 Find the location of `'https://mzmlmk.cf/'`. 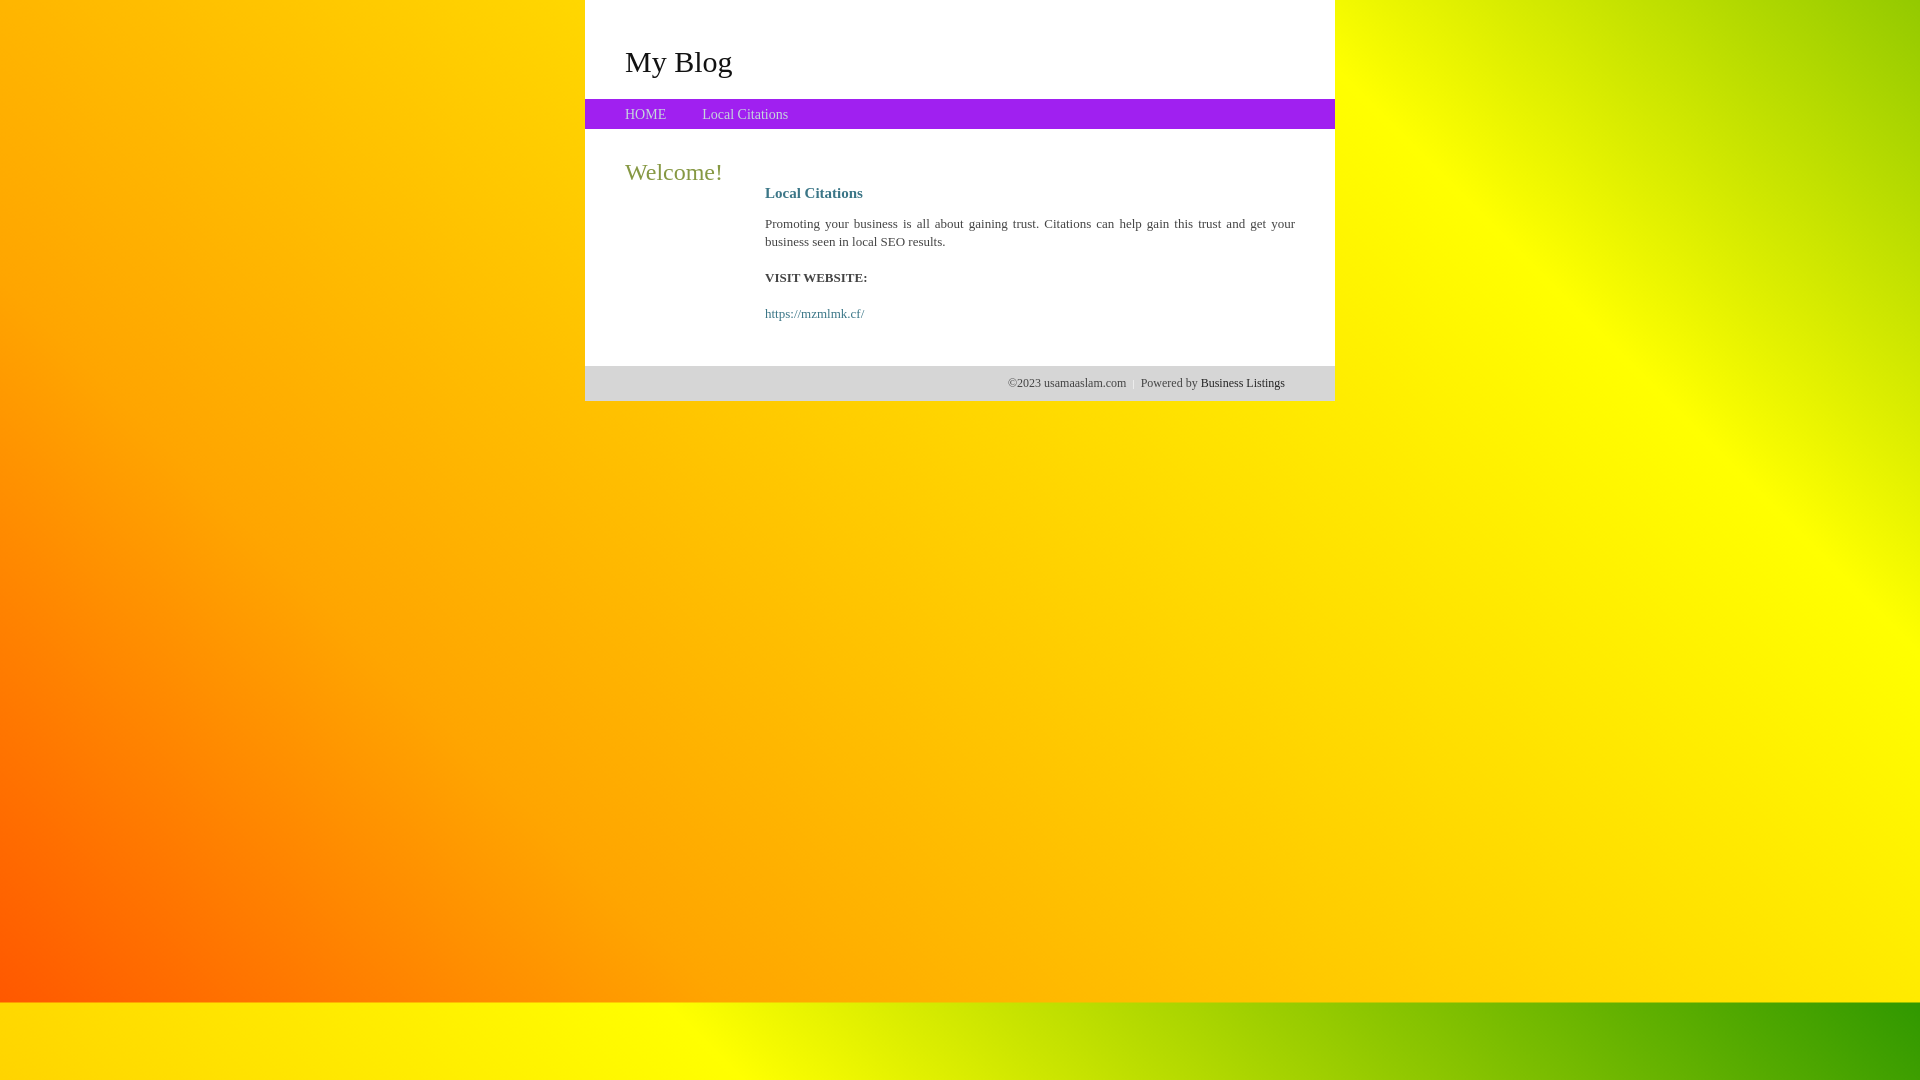

'https://mzmlmk.cf/' is located at coordinates (763, 313).